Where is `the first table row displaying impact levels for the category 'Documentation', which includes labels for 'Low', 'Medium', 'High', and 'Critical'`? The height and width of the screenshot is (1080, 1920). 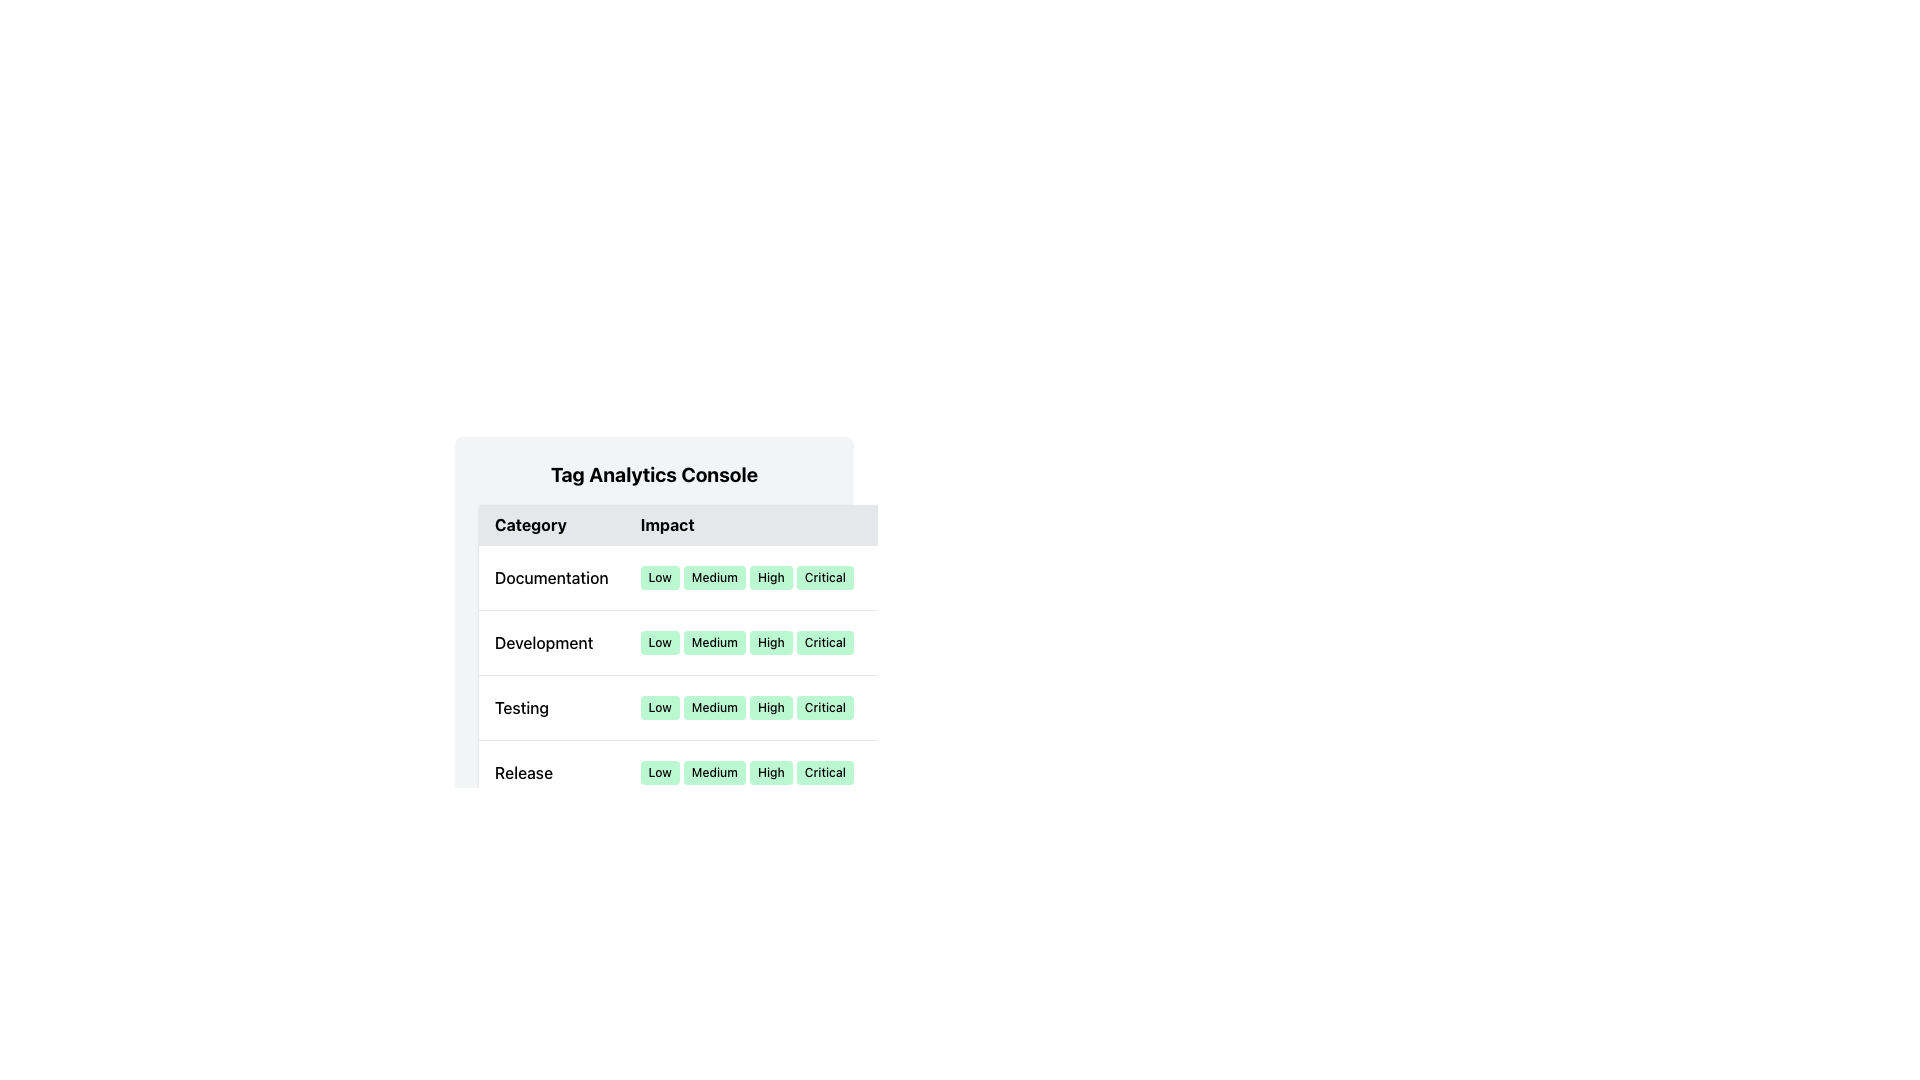
the first table row displaying impact levels for the category 'Documentation', which includes labels for 'Low', 'Medium', 'High', and 'Critical' is located at coordinates (719, 578).